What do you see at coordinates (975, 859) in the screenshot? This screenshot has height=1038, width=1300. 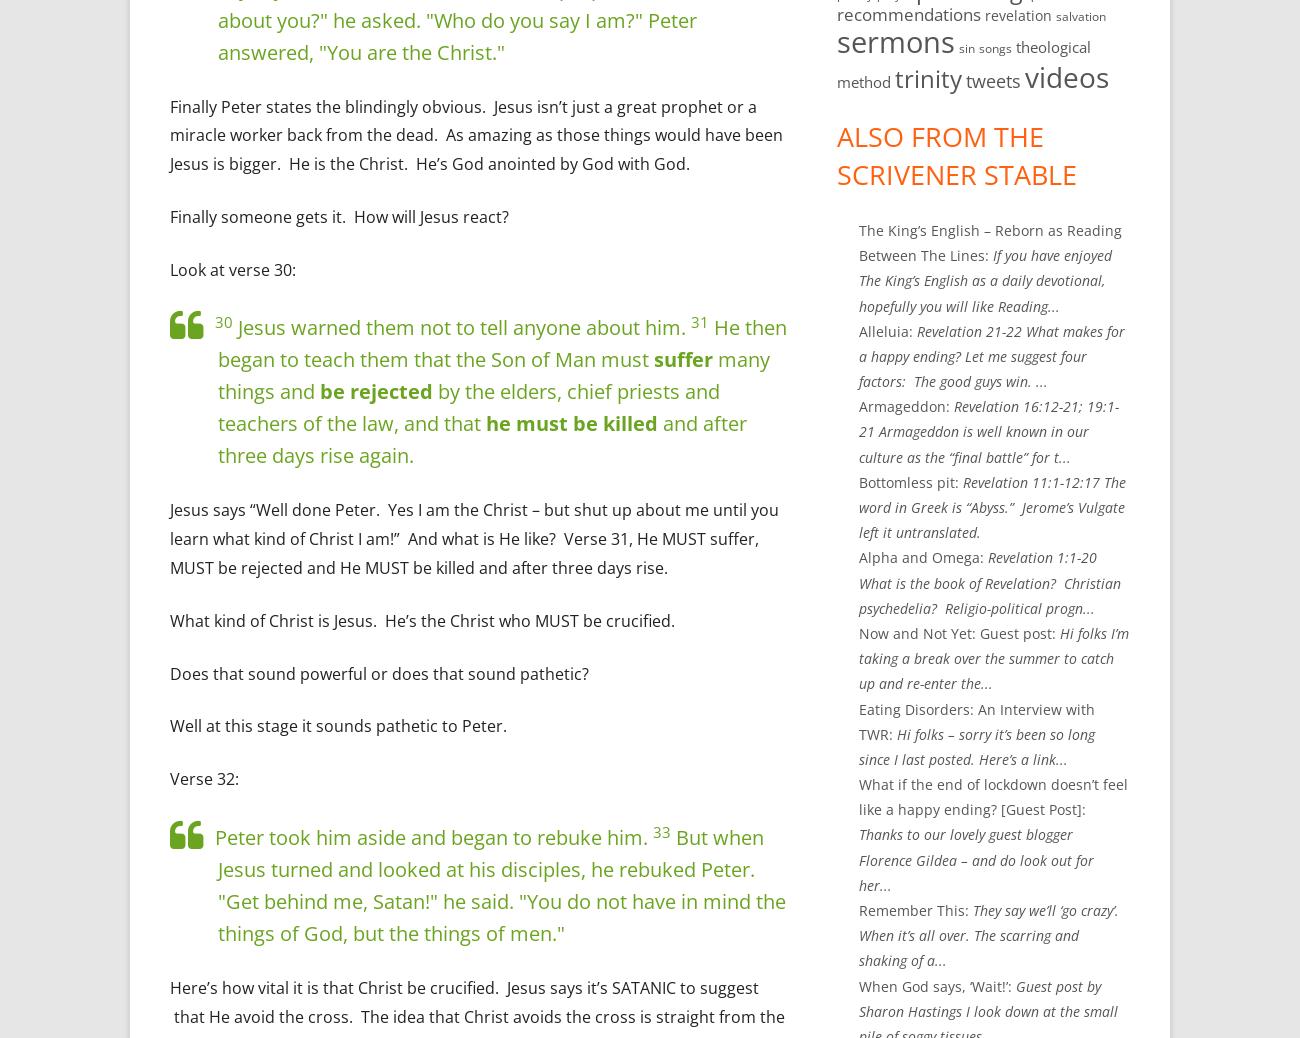 I see `'Thanks to our lovely guest blogger Florence Gildea – and do look out for her...'` at bounding box center [975, 859].